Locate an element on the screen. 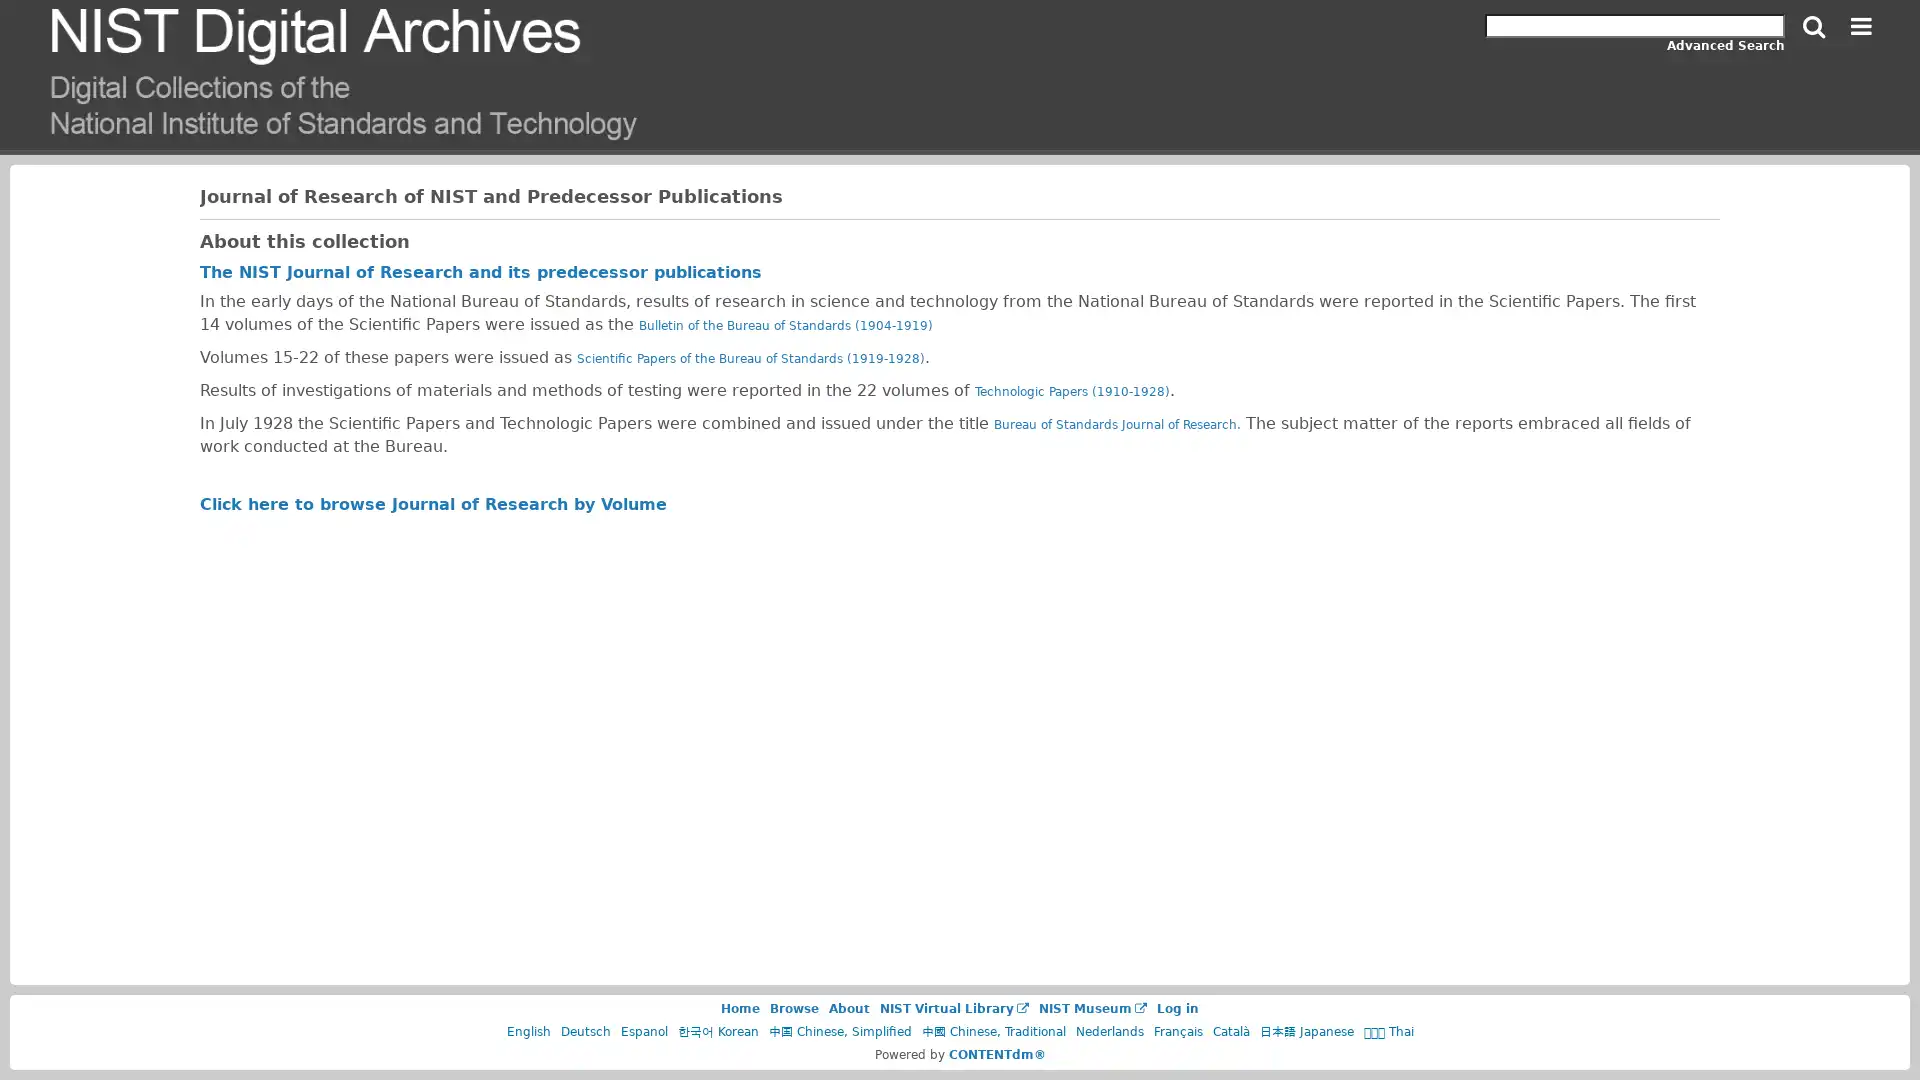  Thai is located at coordinates (1386, 1032).